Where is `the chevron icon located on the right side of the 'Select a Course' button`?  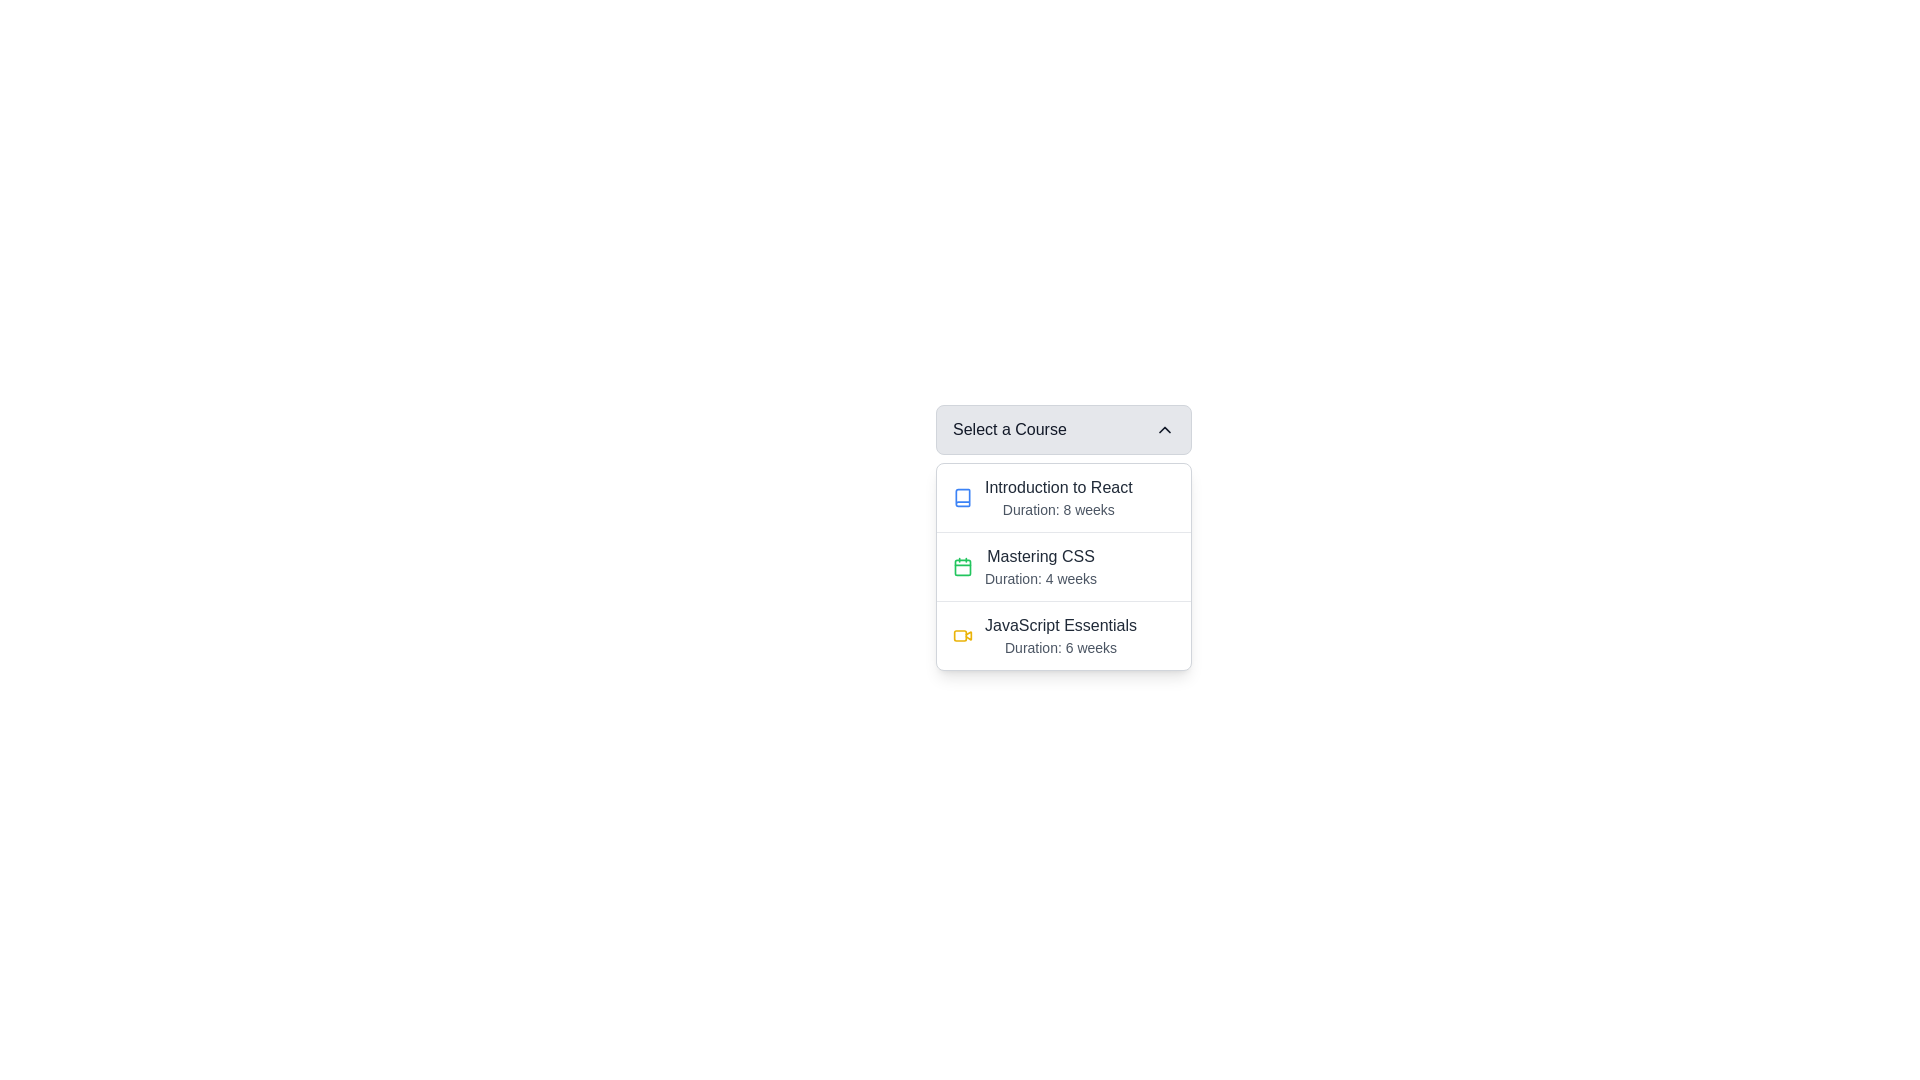 the chevron icon located on the right side of the 'Select a Course' button is located at coordinates (1165, 428).